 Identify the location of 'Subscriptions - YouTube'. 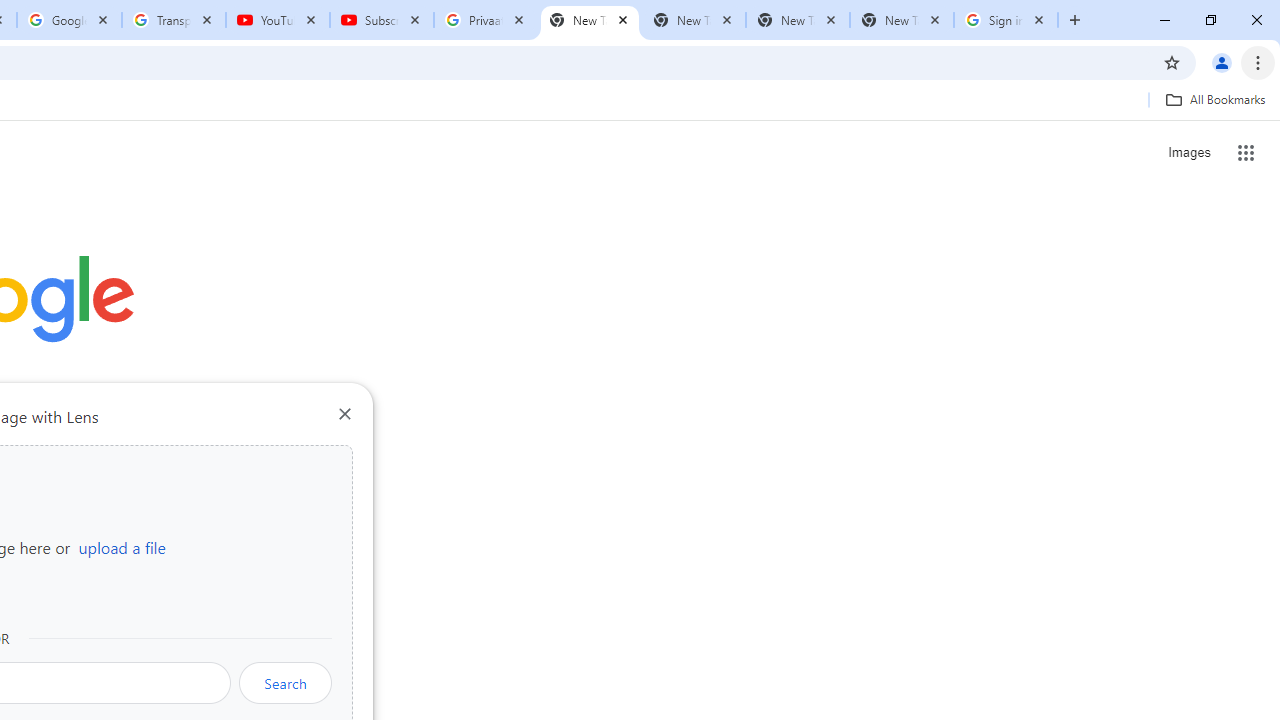
(382, 20).